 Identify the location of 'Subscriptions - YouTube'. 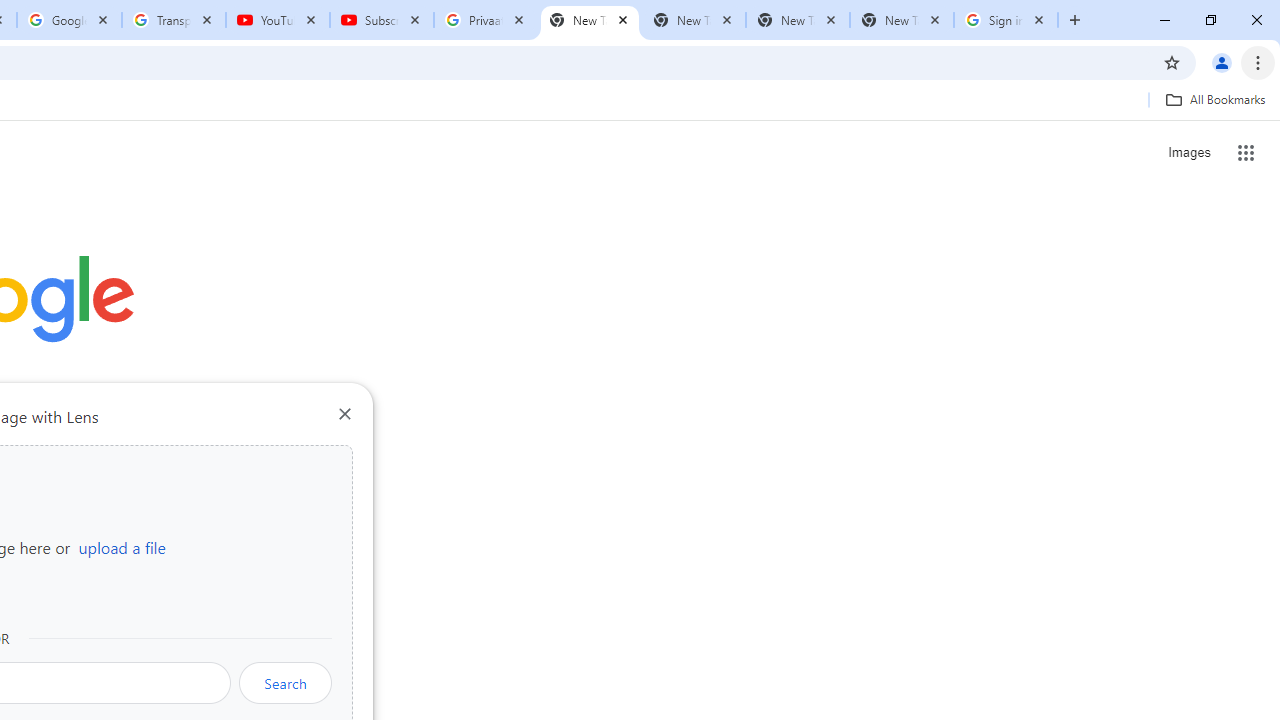
(382, 20).